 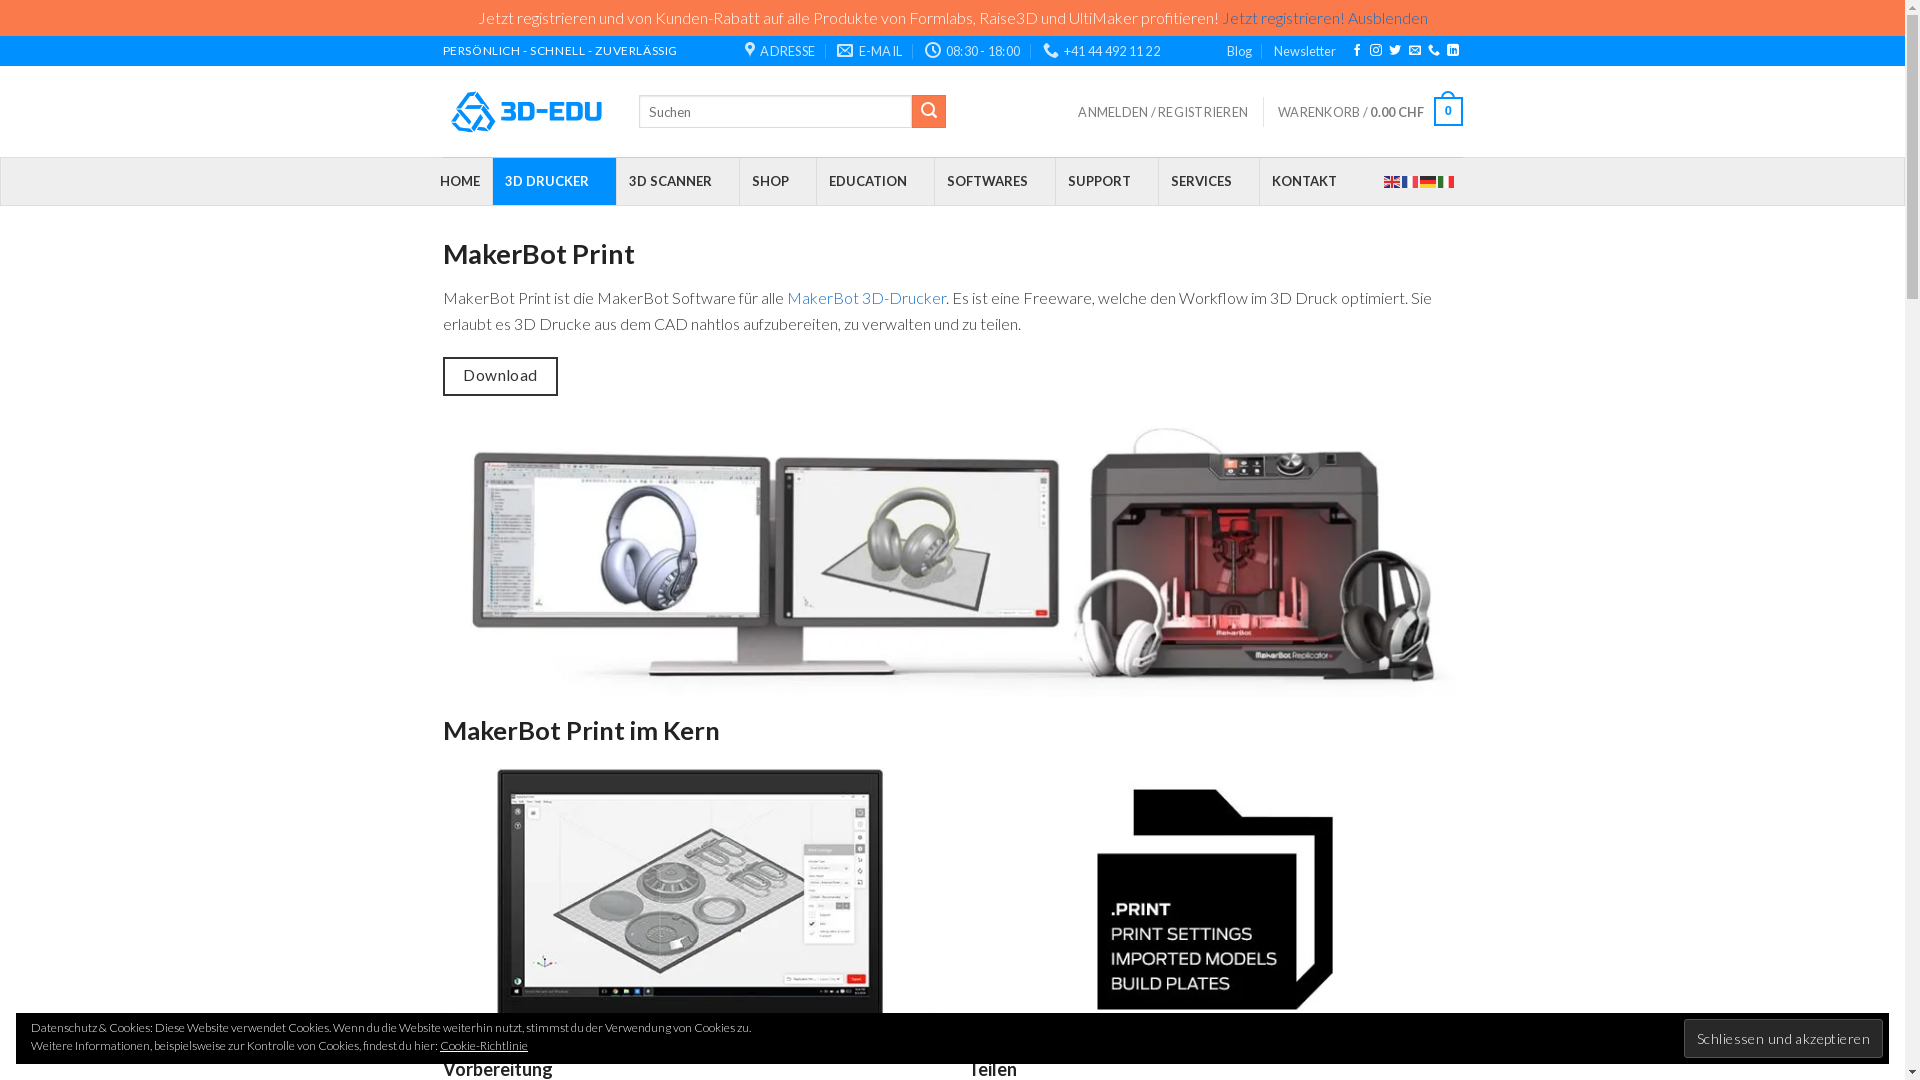 What do you see at coordinates (1305, 49) in the screenshot?
I see `'Newsletter'` at bounding box center [1305, 49].